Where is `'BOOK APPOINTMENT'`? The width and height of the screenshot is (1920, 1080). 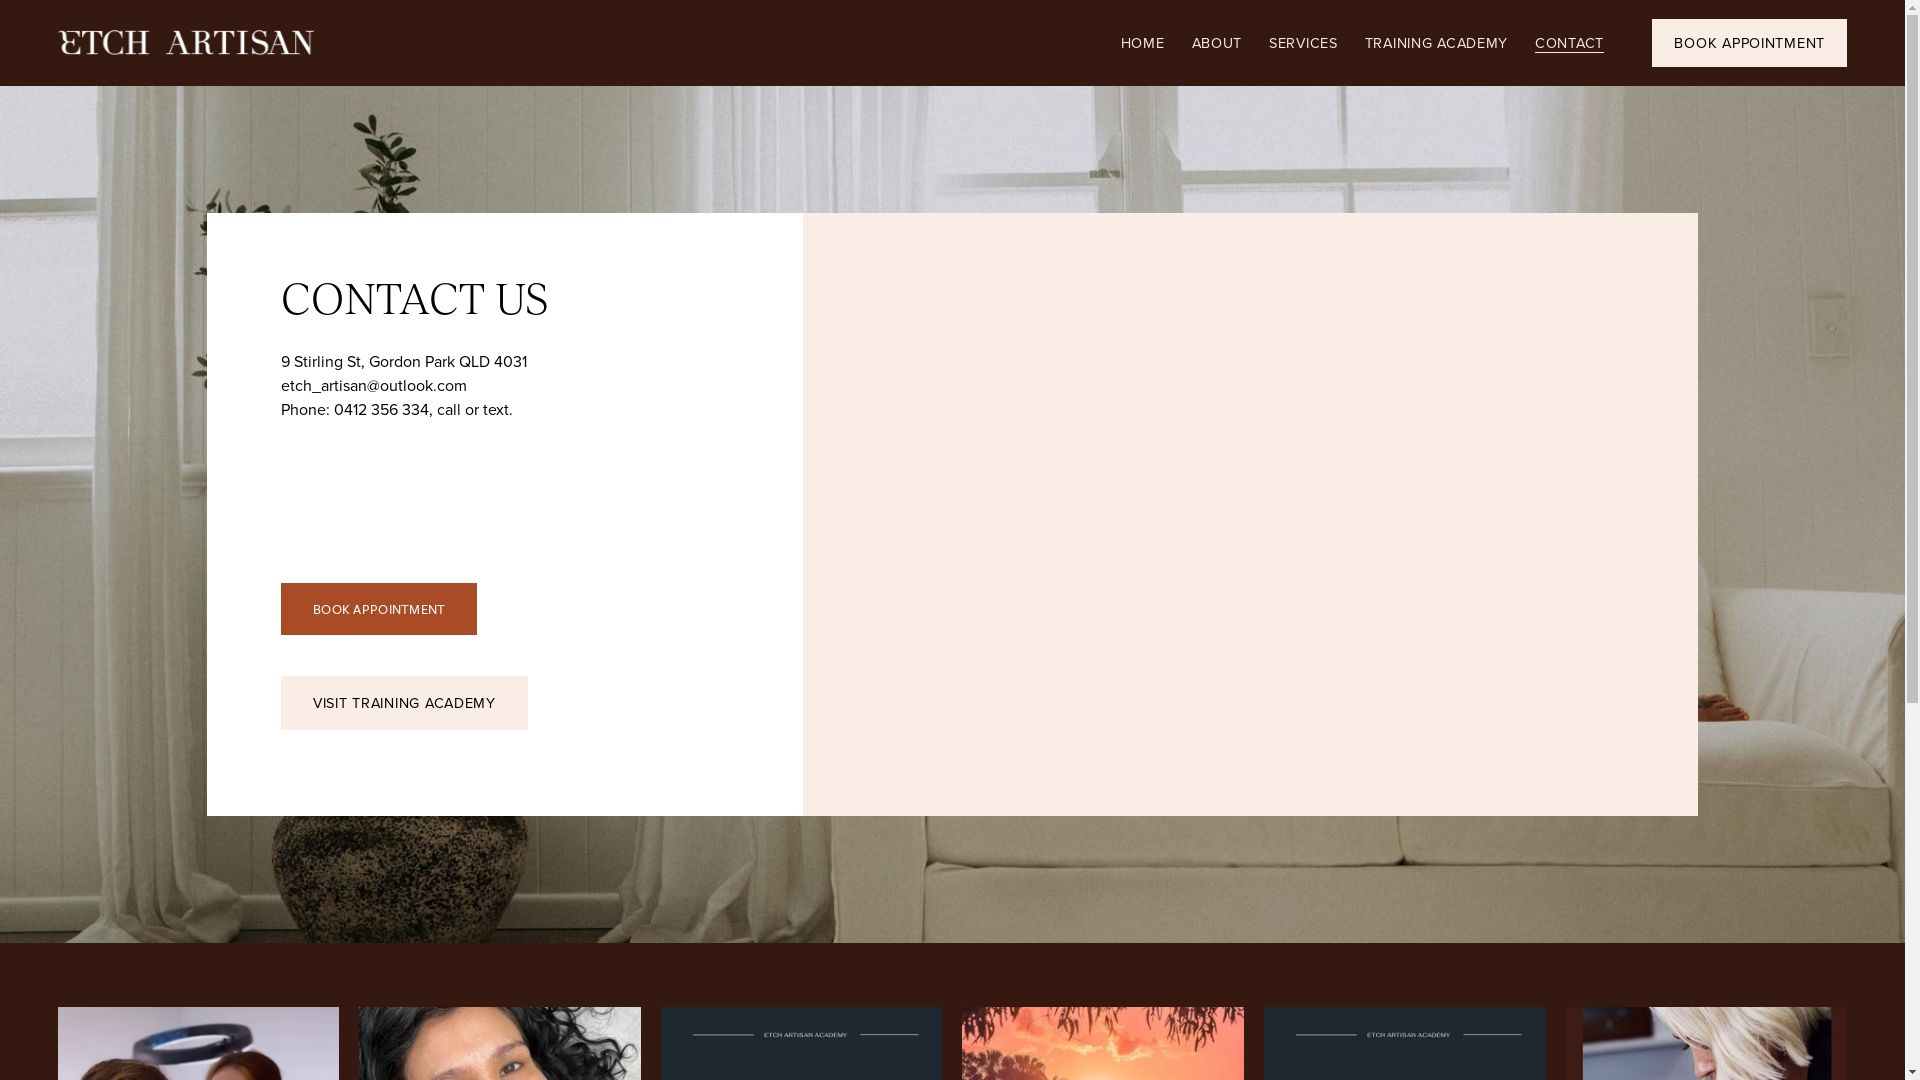
'BOOK APPOINTMENT' is located at coordinates (1748, 42).